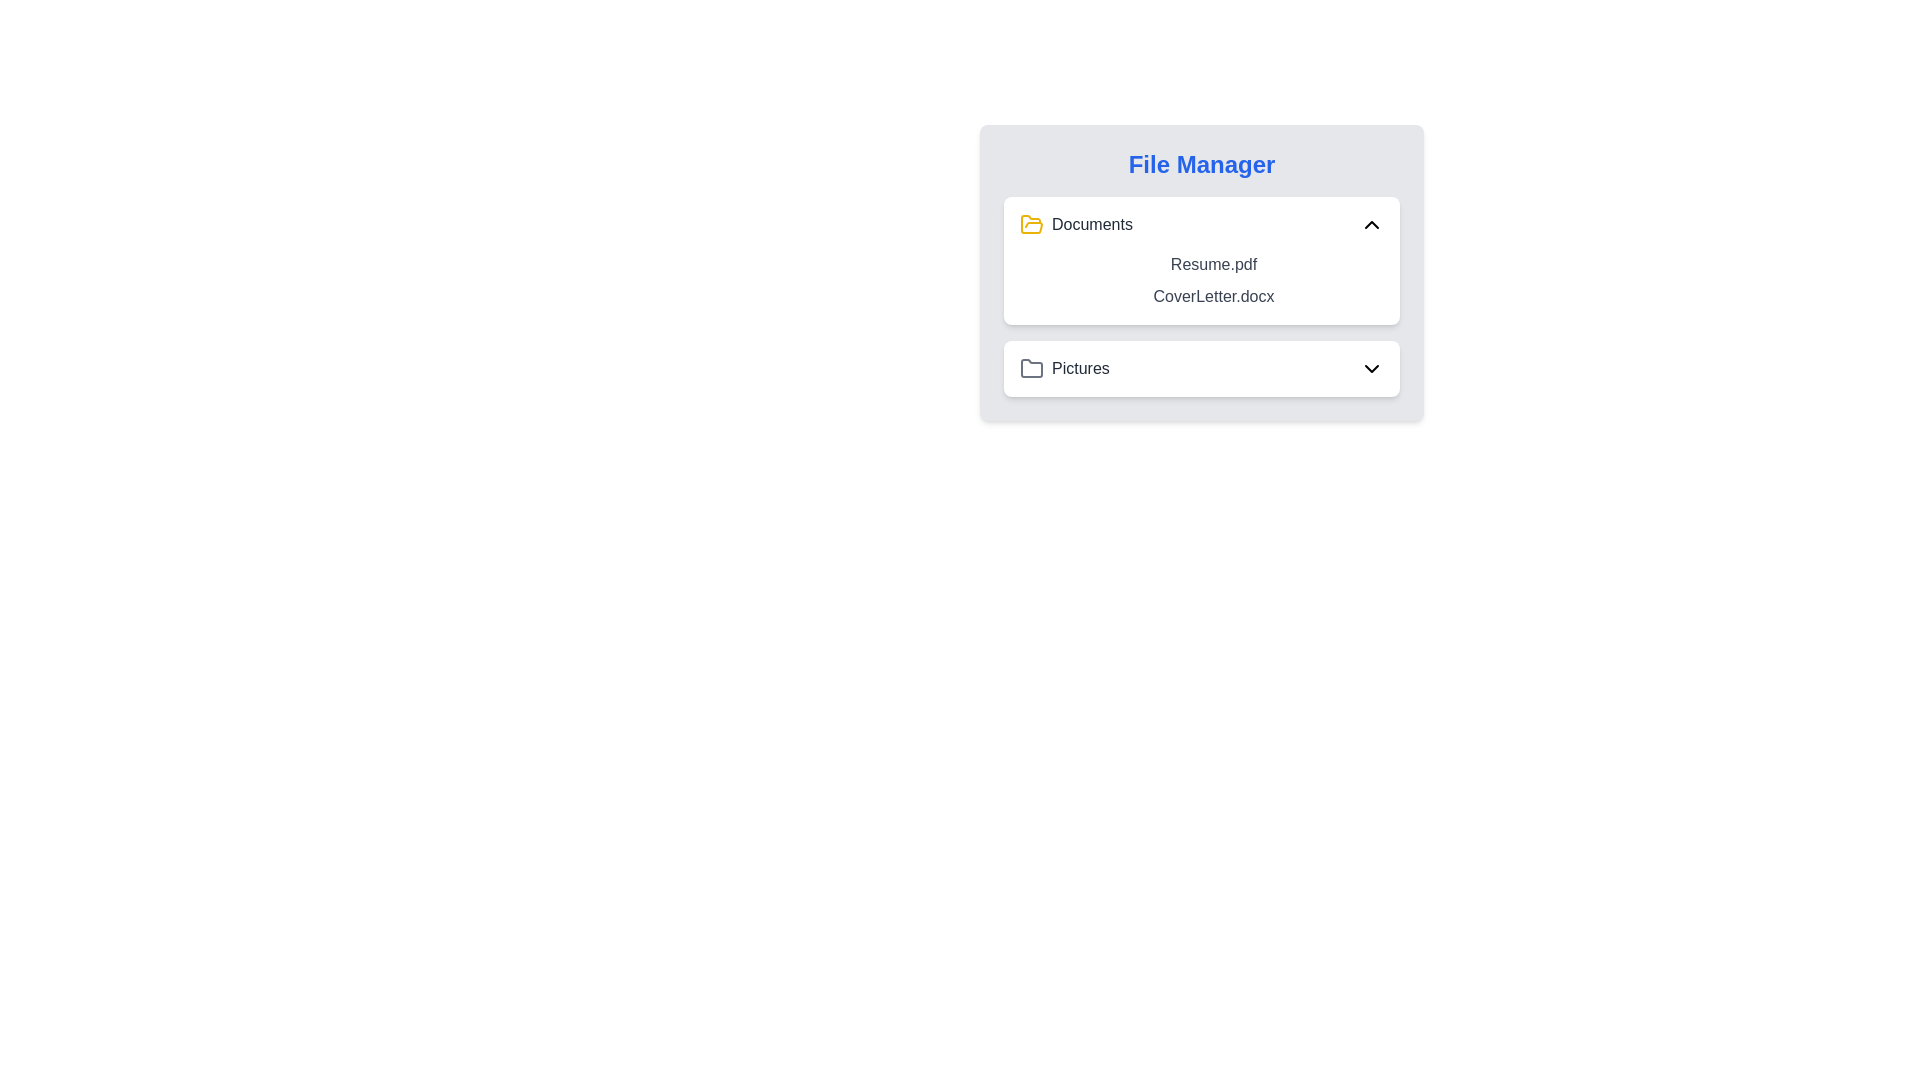 Image resolution: width=1920 pixels, height=1080 pixels. Describe the element at coordinates (1063, 369) in the screenshot. I see `the 'Pictures' folder item located below the 'Documents' folder in the file manager interface` at that location.